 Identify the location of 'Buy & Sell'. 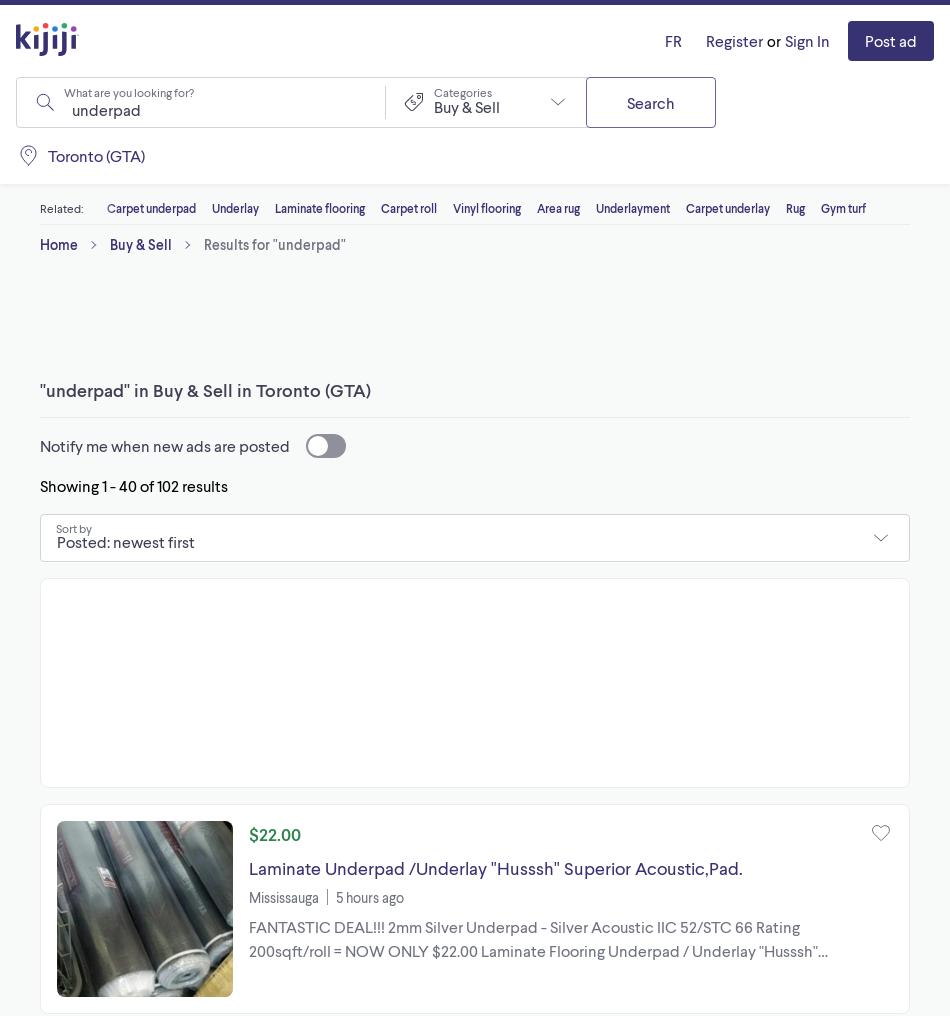
(140, 244).